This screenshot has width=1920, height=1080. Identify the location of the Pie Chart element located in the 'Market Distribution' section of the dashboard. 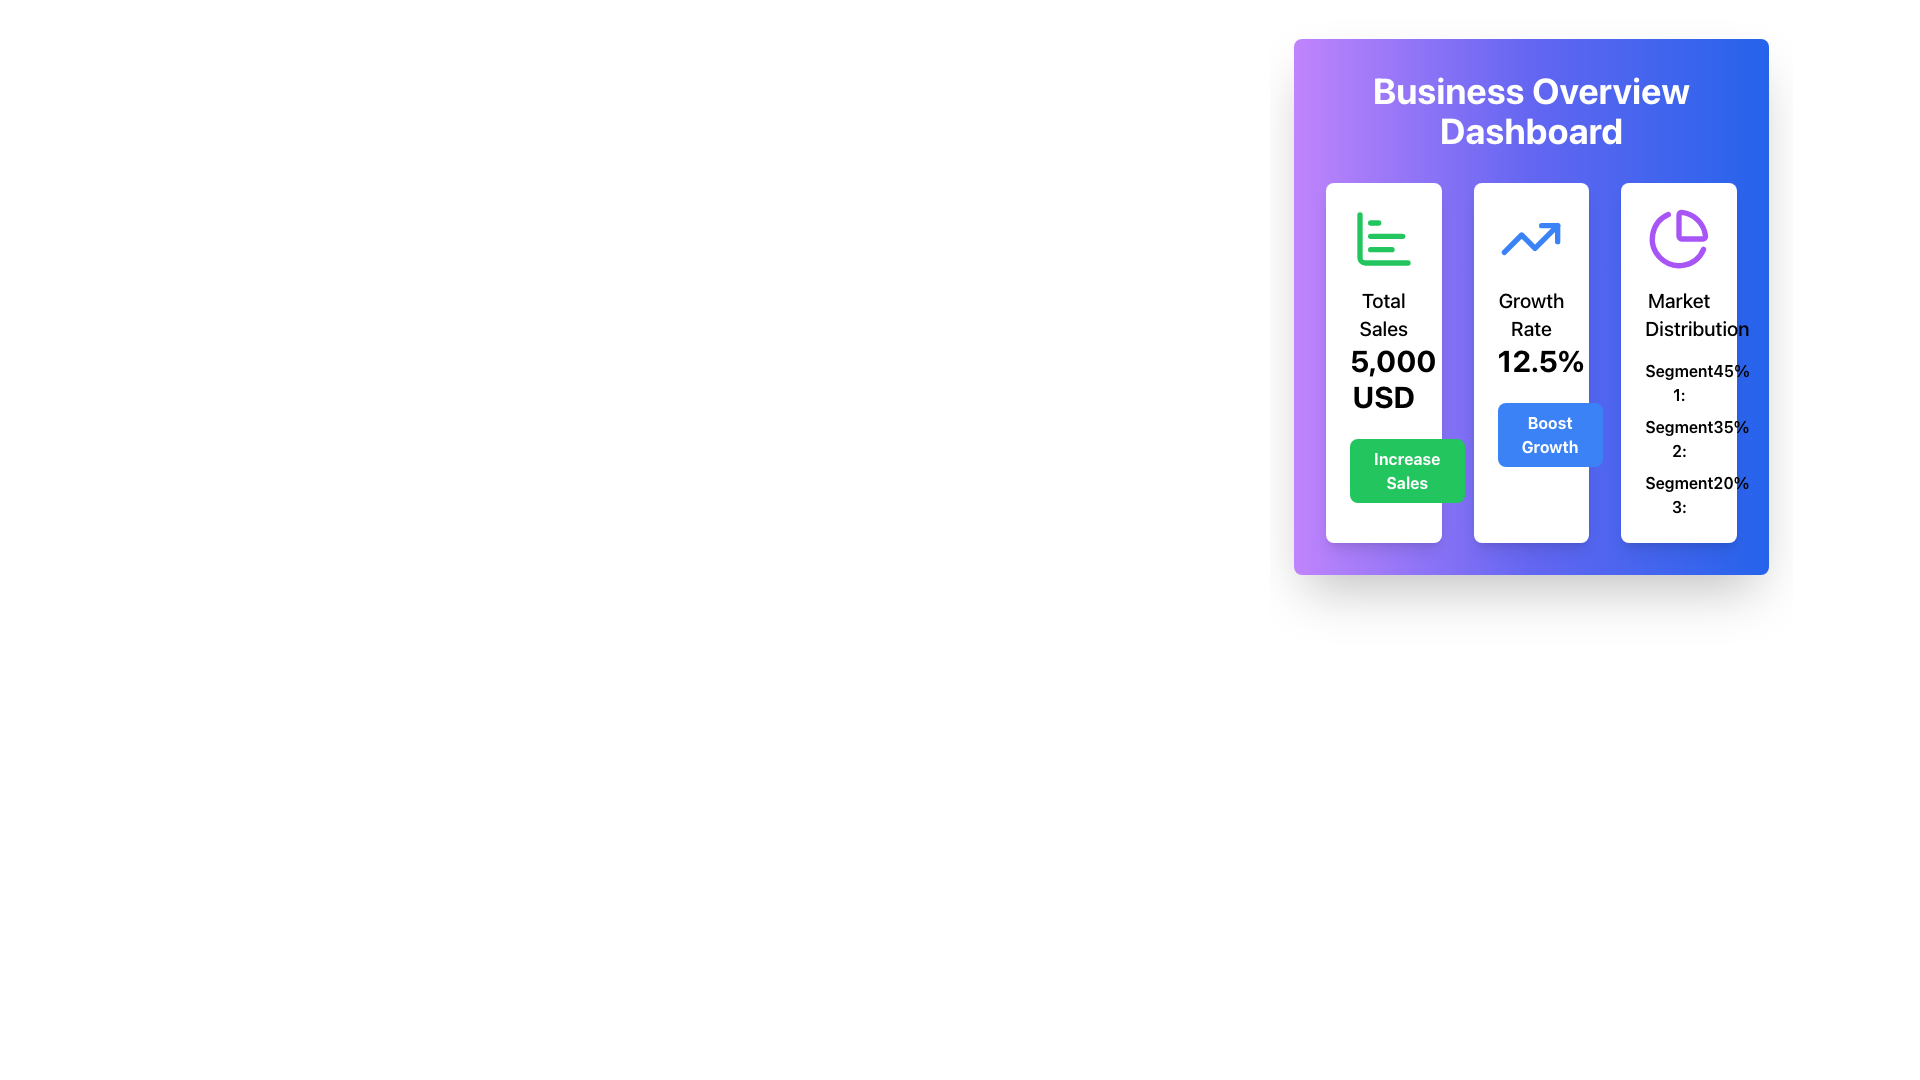
(1678, 239).